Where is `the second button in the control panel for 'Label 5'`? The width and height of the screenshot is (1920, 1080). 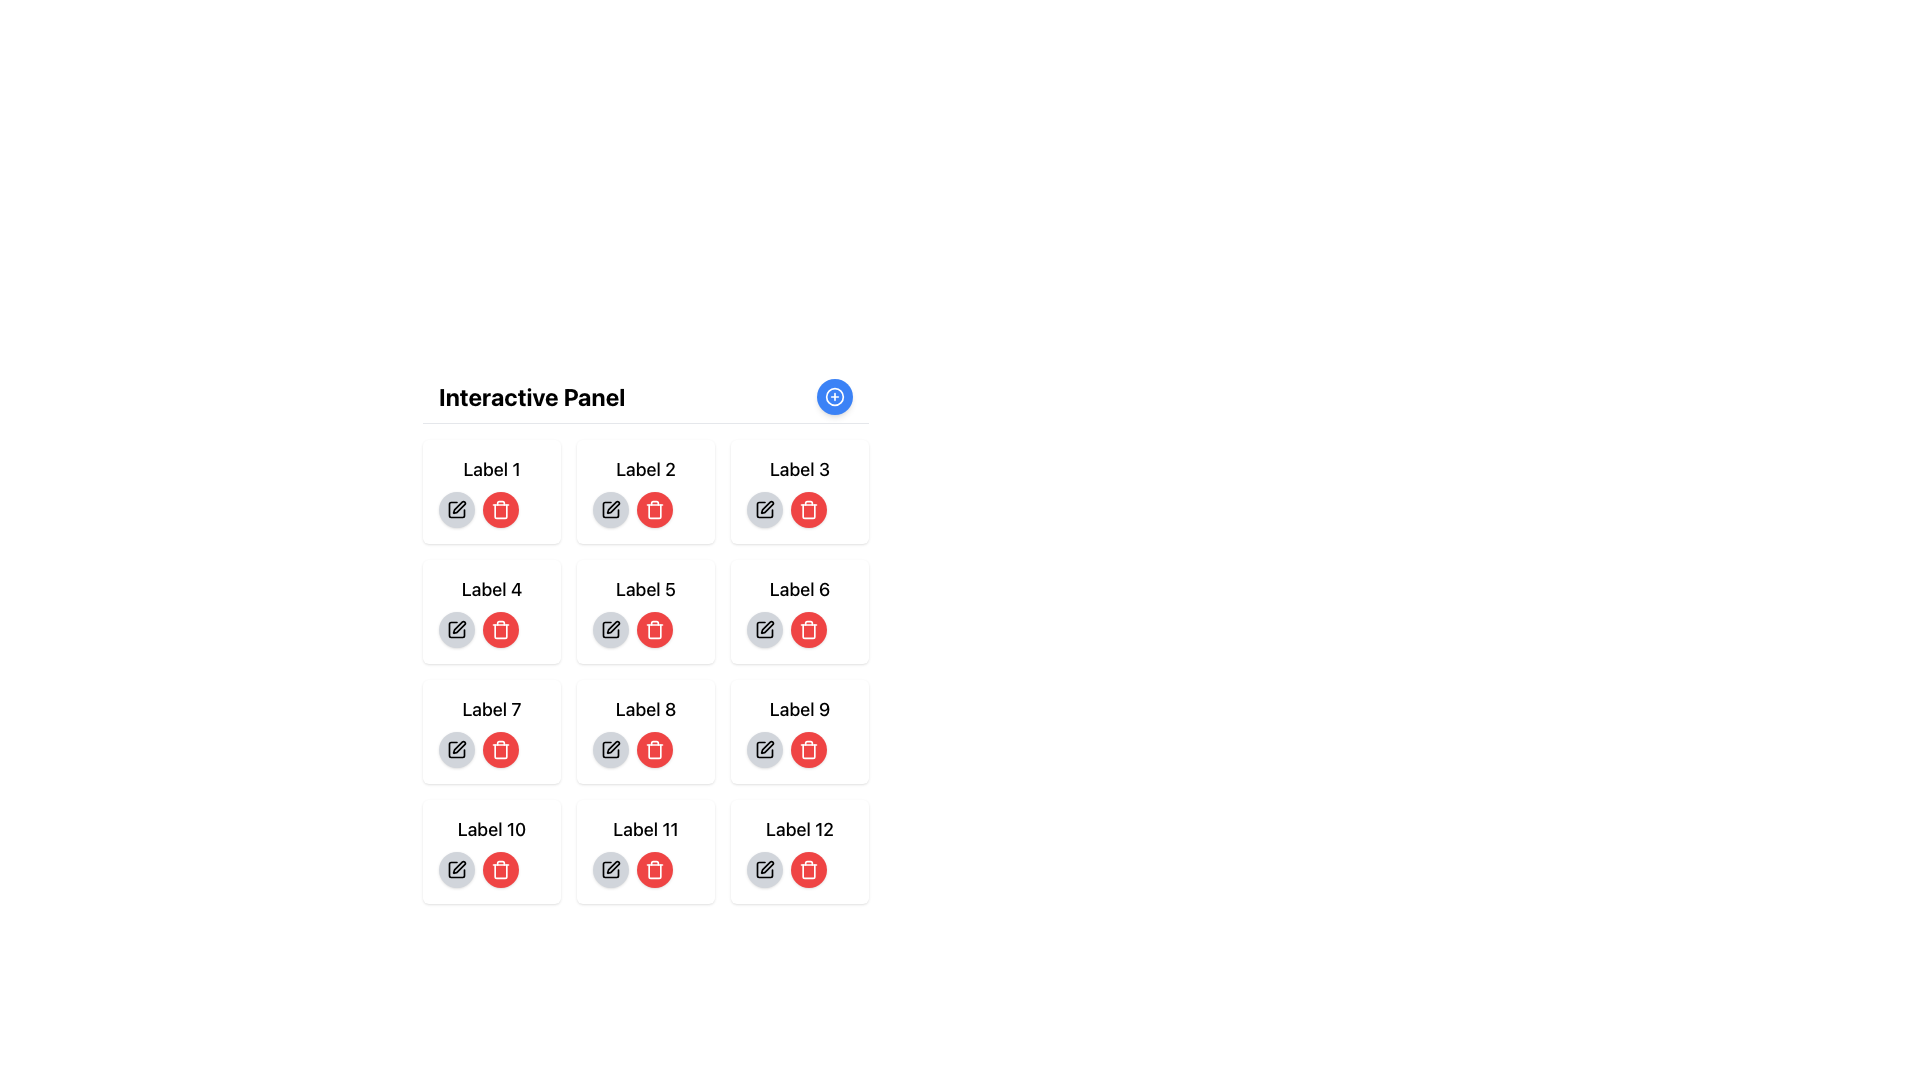
the second button in the control panel for 'Label 5' is located at coordinates (646, 628).